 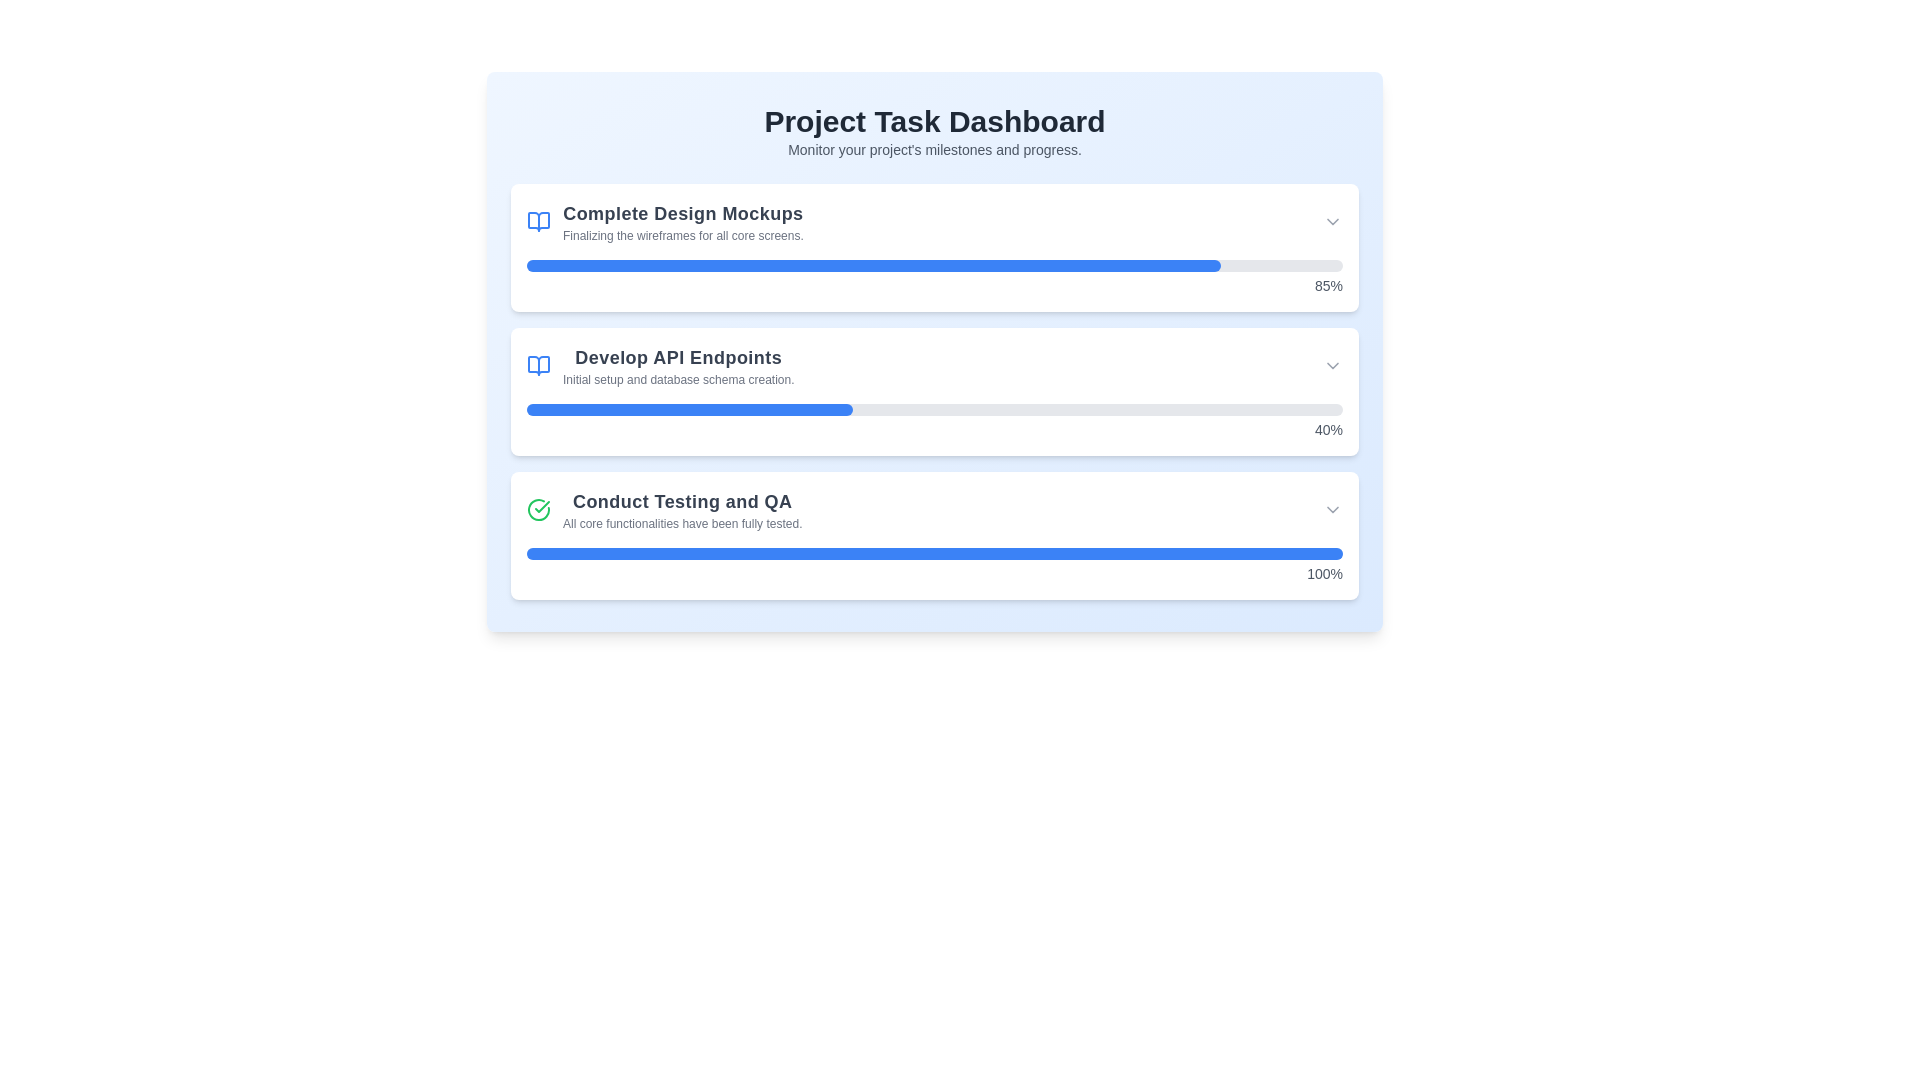 I want to click on progress, so click(x=575, y=408).